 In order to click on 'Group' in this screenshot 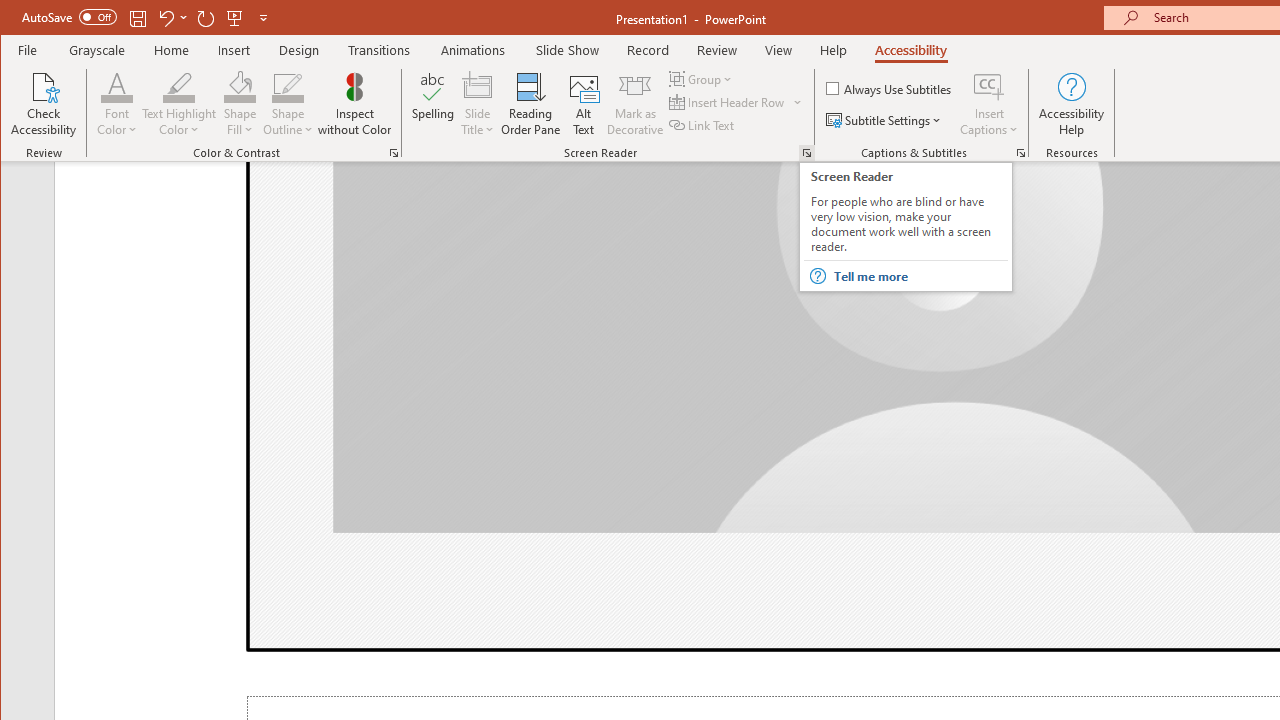, I will do `click(702, 78)`.